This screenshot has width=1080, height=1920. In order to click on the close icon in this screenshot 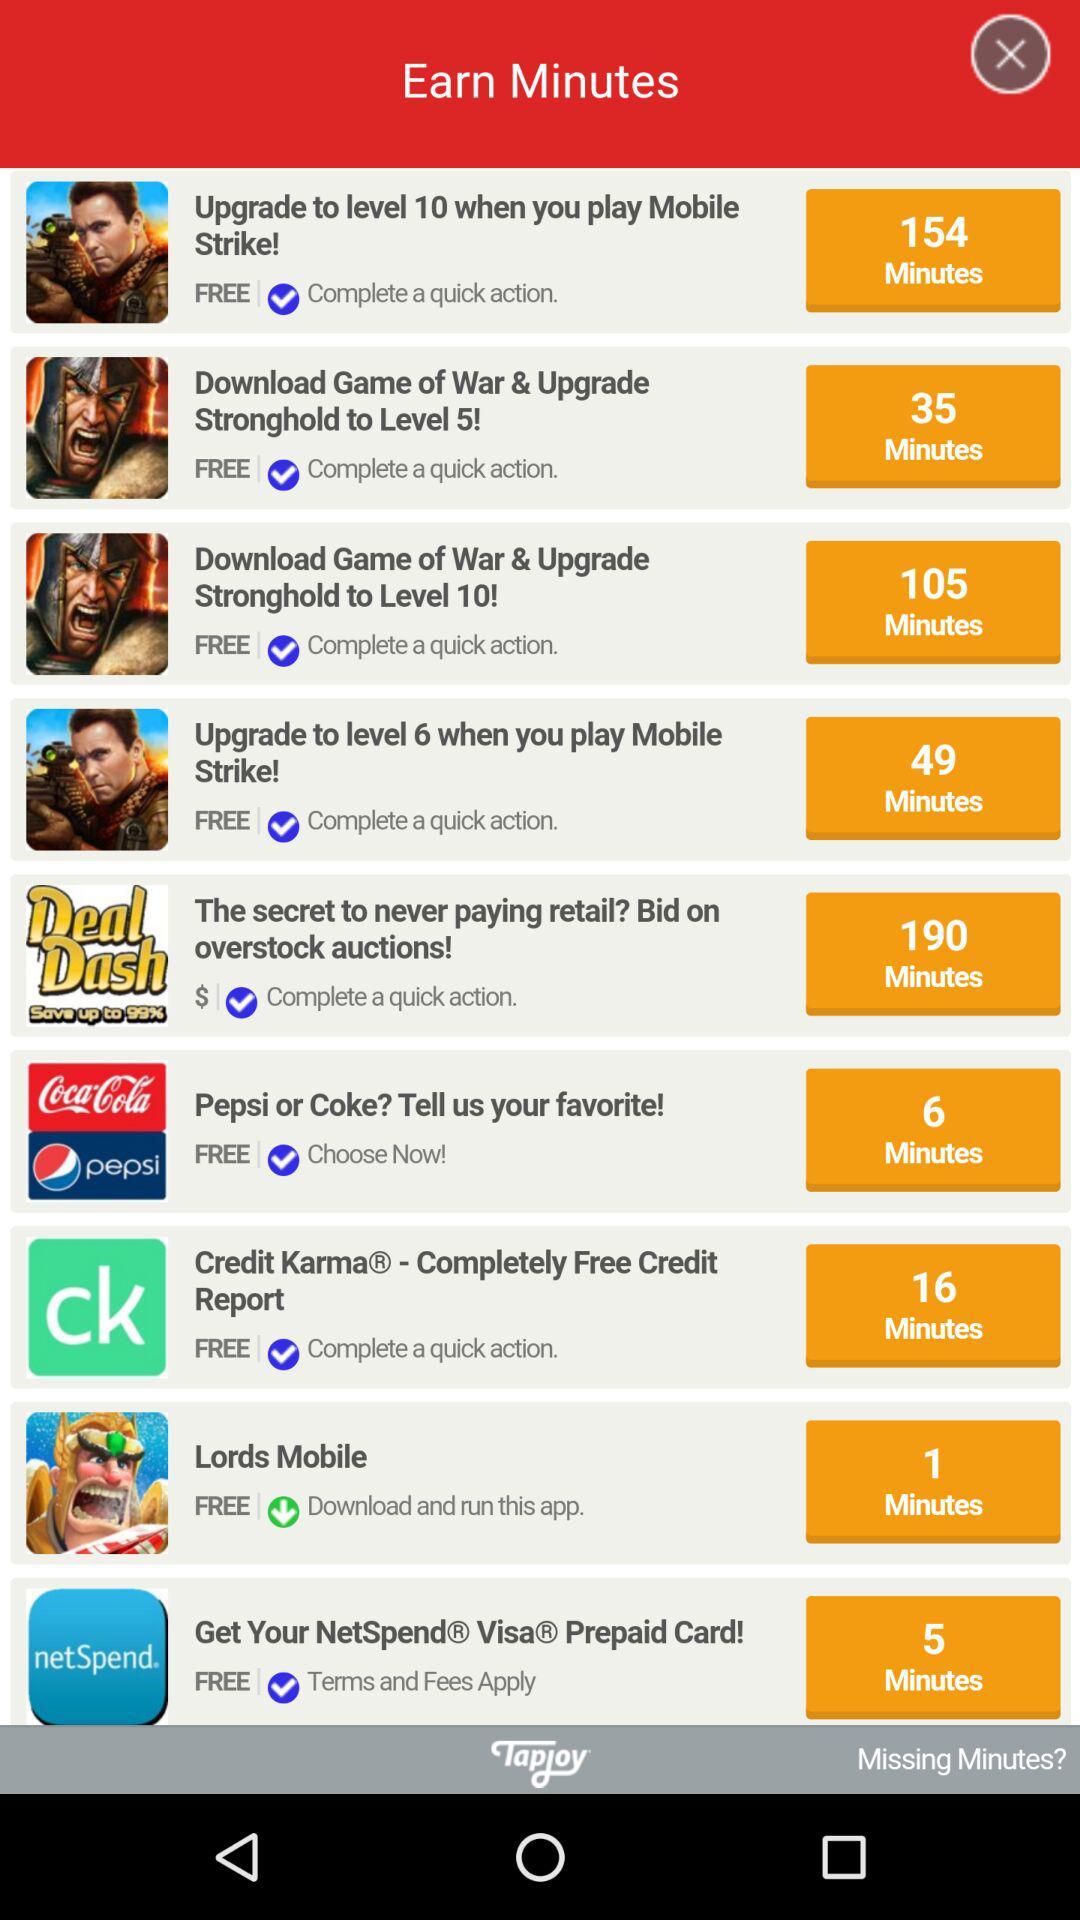, I will do `click(998, 80)`.